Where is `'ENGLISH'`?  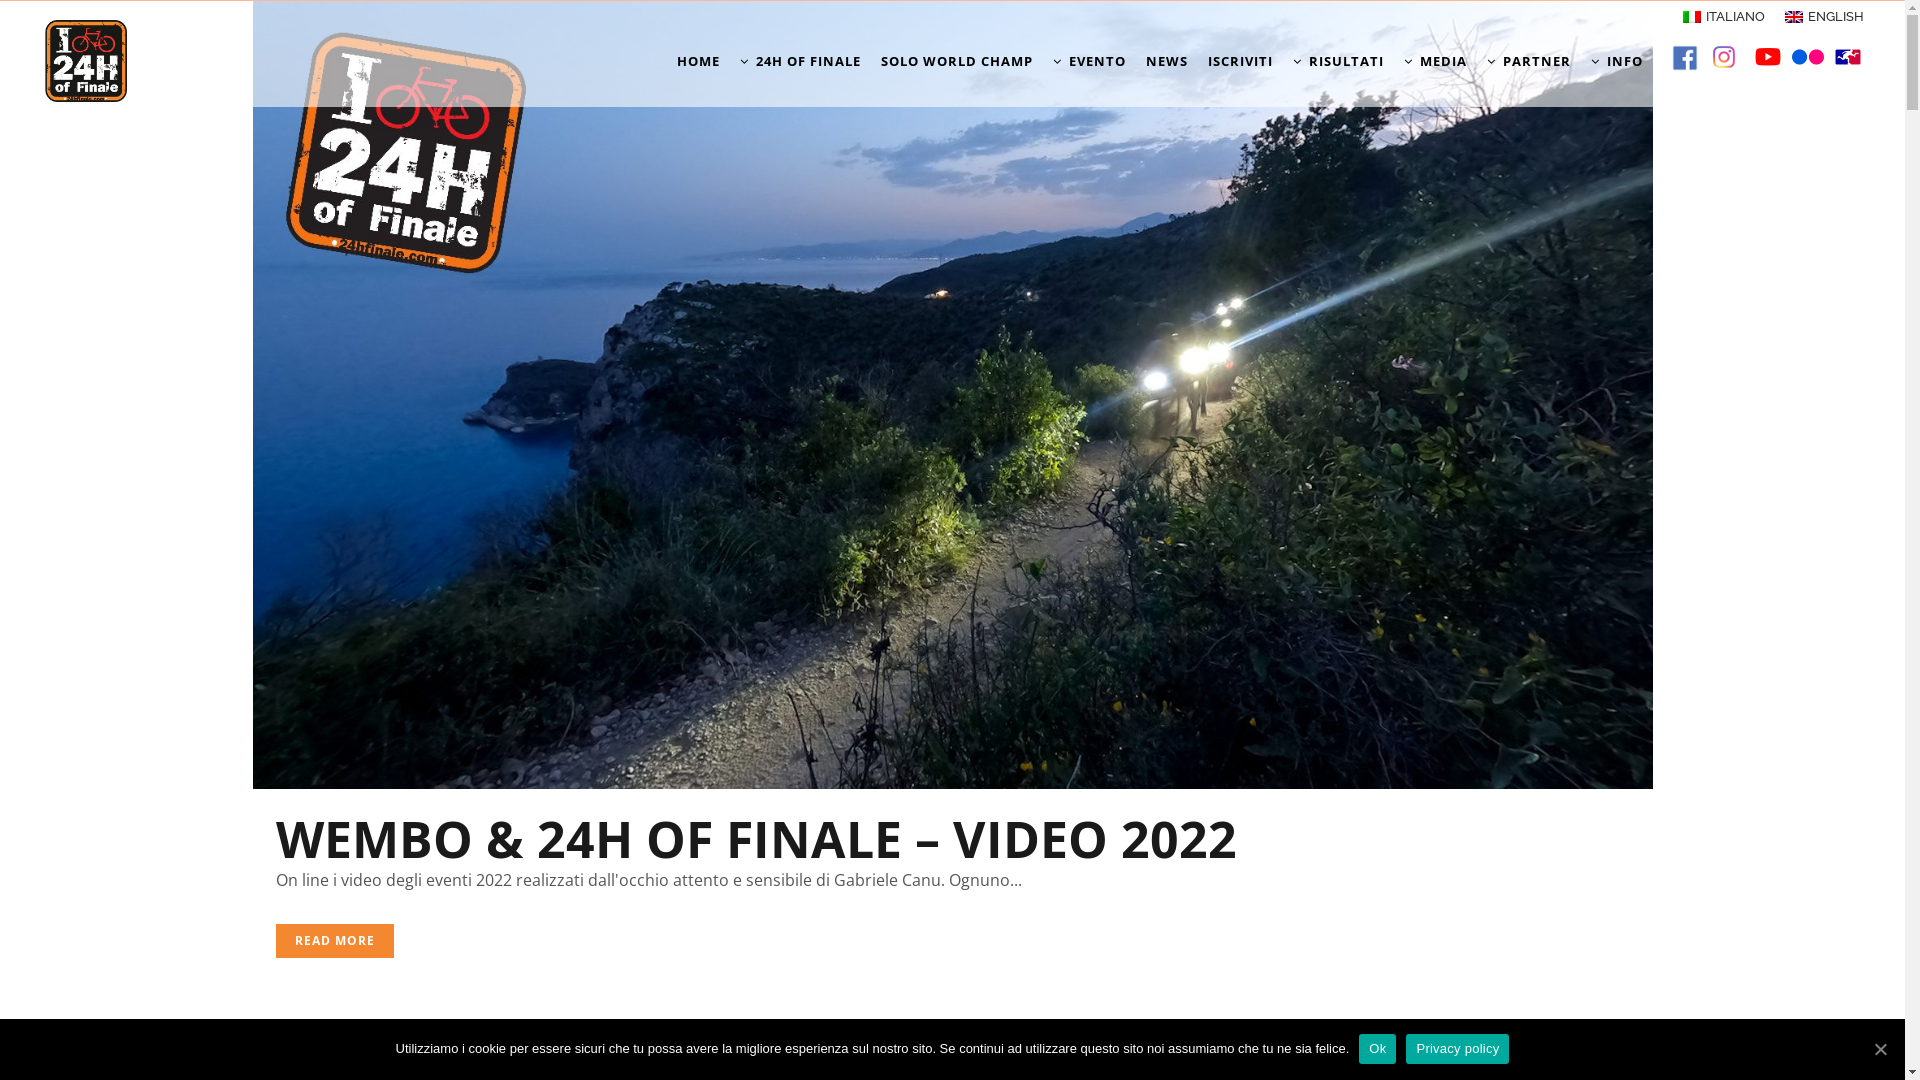
'ENGLISH' is located at coordinates (1824, 15).